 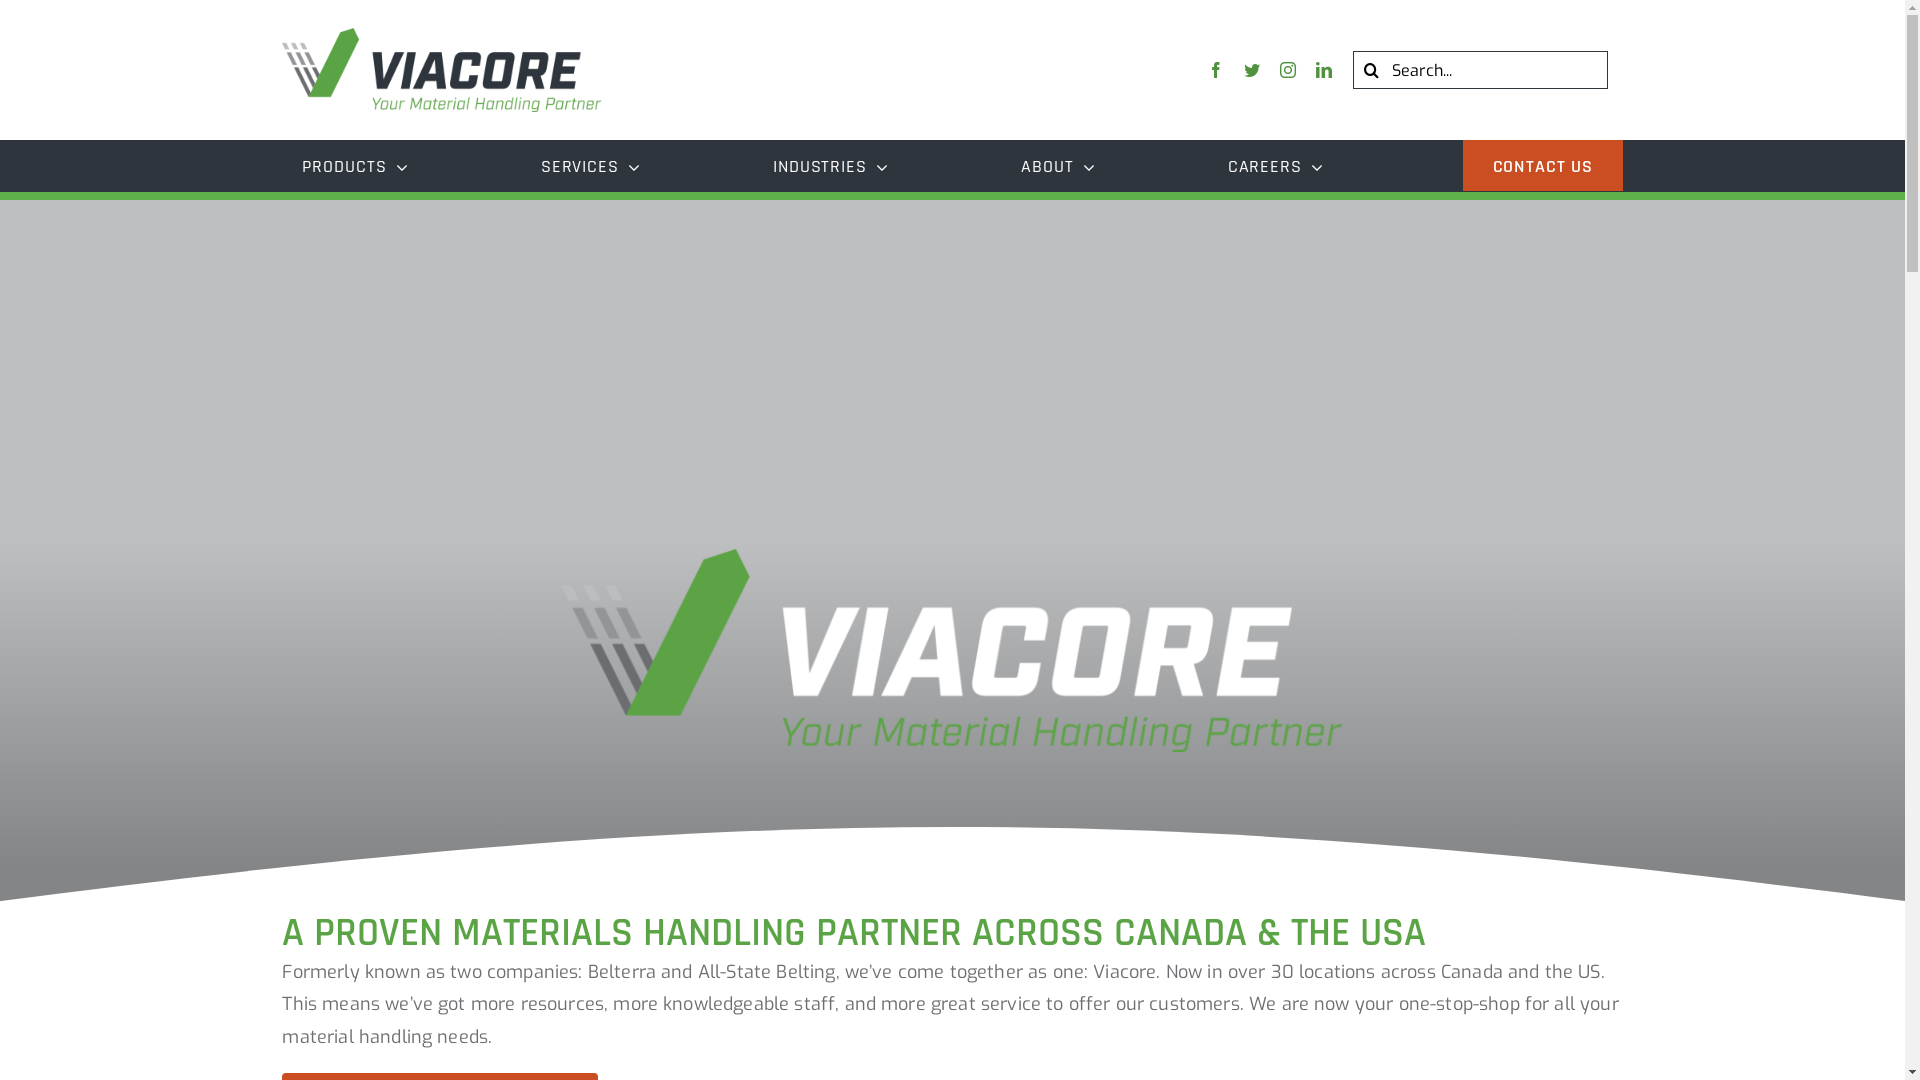 I want to click on 'ABOUT', so click(x=1056, y=164).